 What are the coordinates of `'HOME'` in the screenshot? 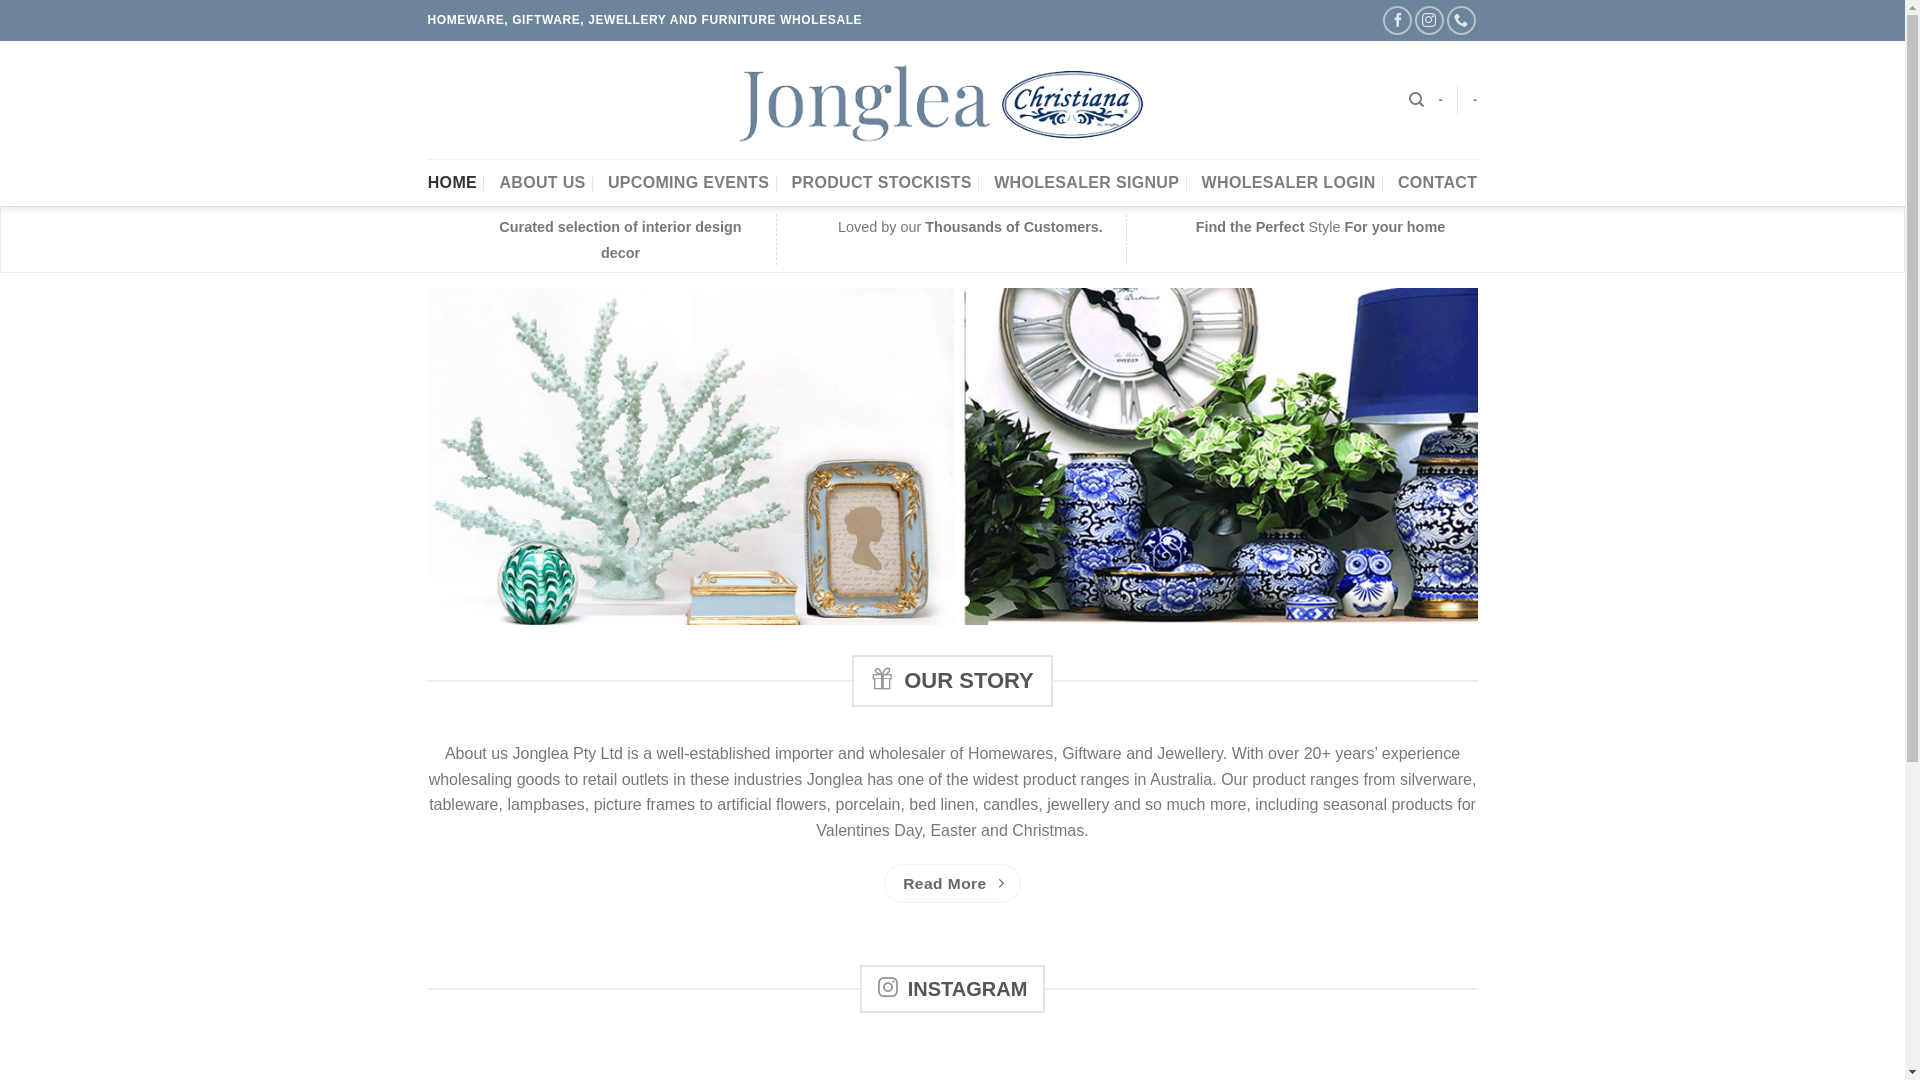 It's located at (451, 182).